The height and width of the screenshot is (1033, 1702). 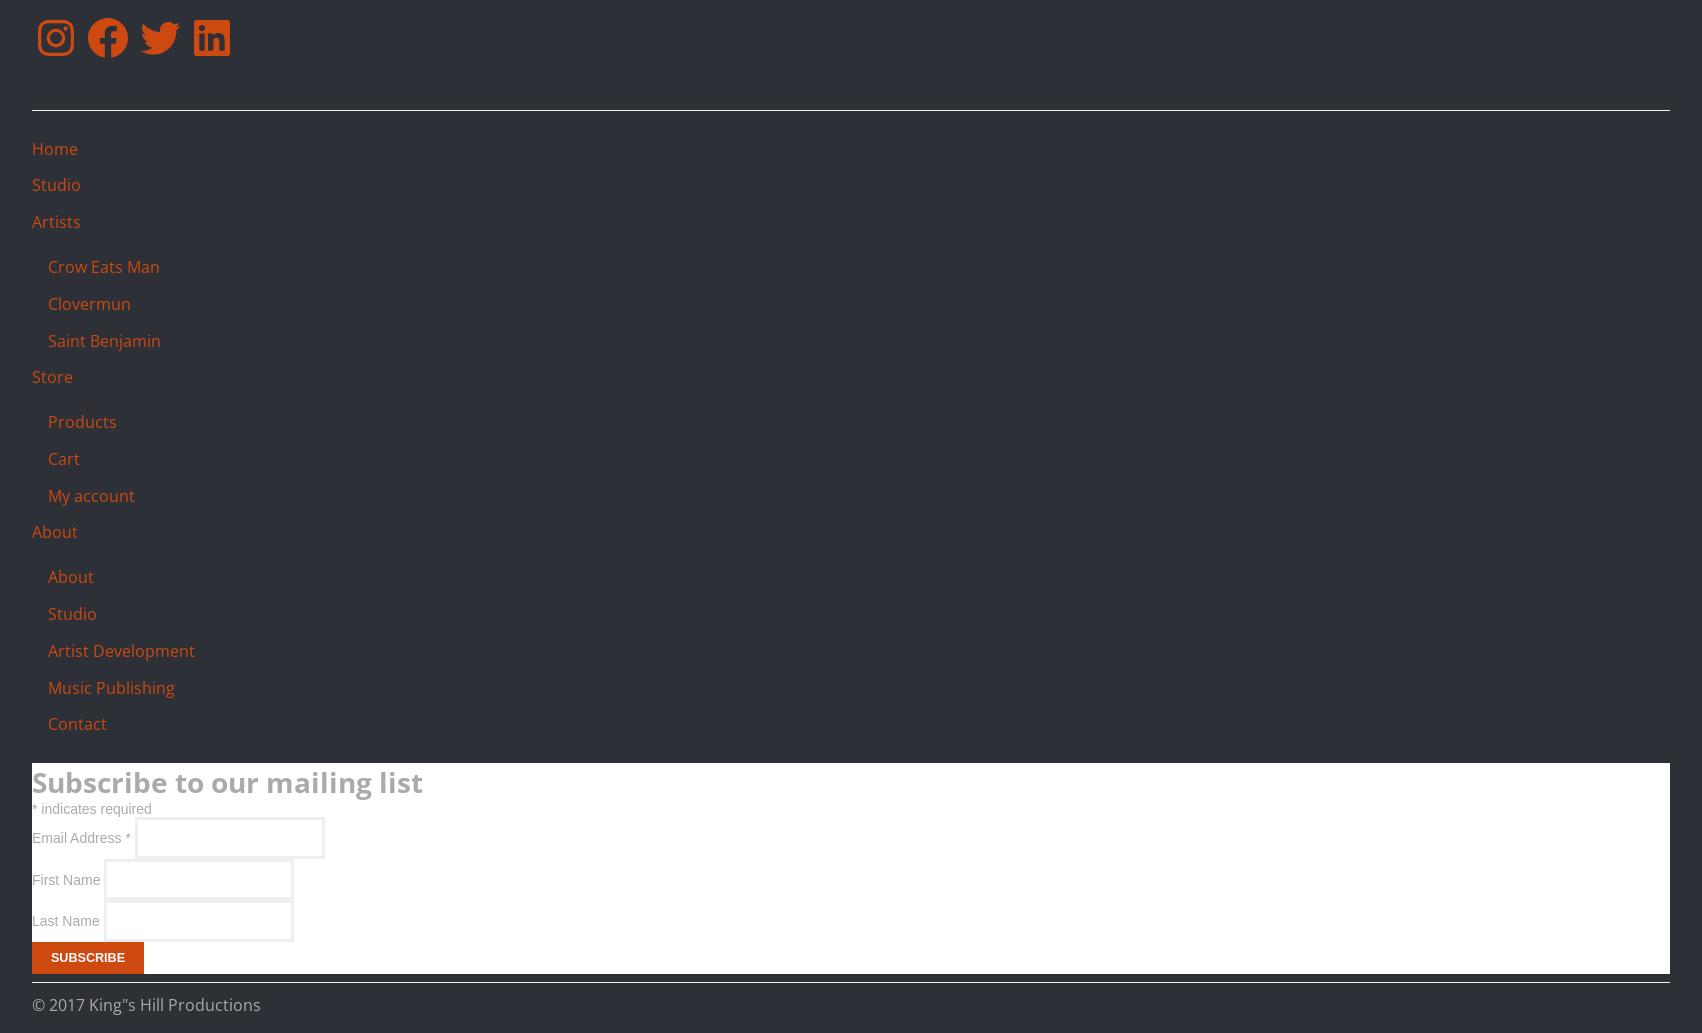 What do you see at coordinates (78, 837) in the screenshot?
I see `'Email Address'` at bounding box center [78, 837].